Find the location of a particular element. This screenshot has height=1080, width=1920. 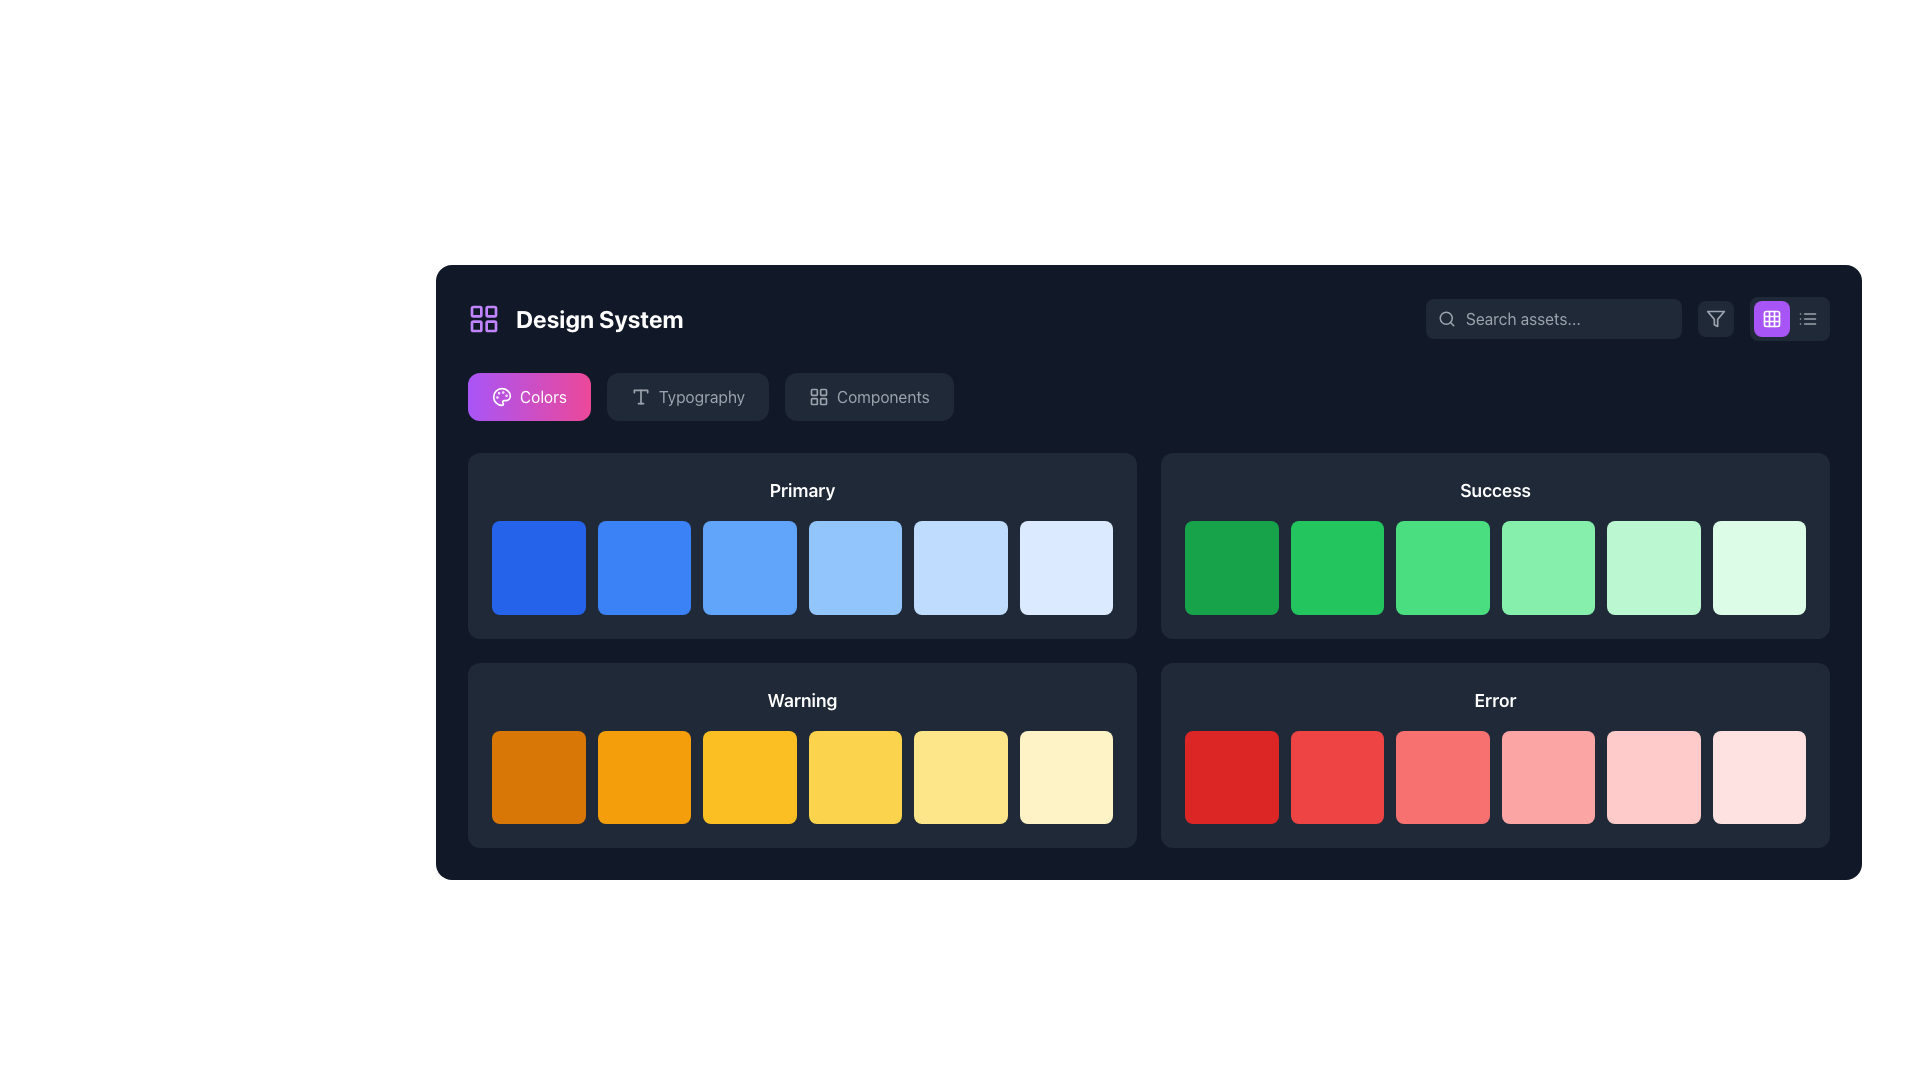

the bottom-left cell of the 2x2 grid icon located in the top-left corner of the interface, adjacent to the 'Design System' title is located at coordinates (475, 325).